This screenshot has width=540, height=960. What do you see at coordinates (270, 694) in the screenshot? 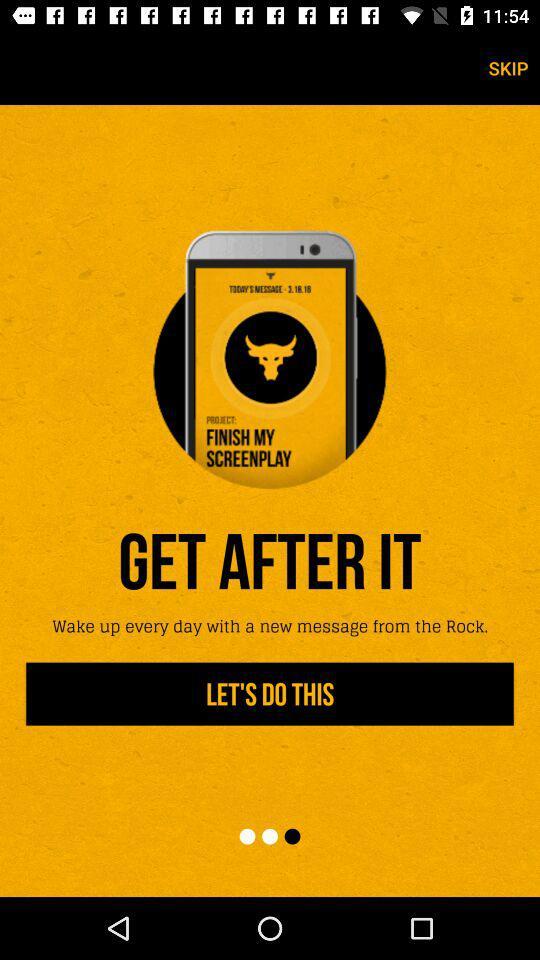
I see `let s do icon` at bounding box center [270, 694].